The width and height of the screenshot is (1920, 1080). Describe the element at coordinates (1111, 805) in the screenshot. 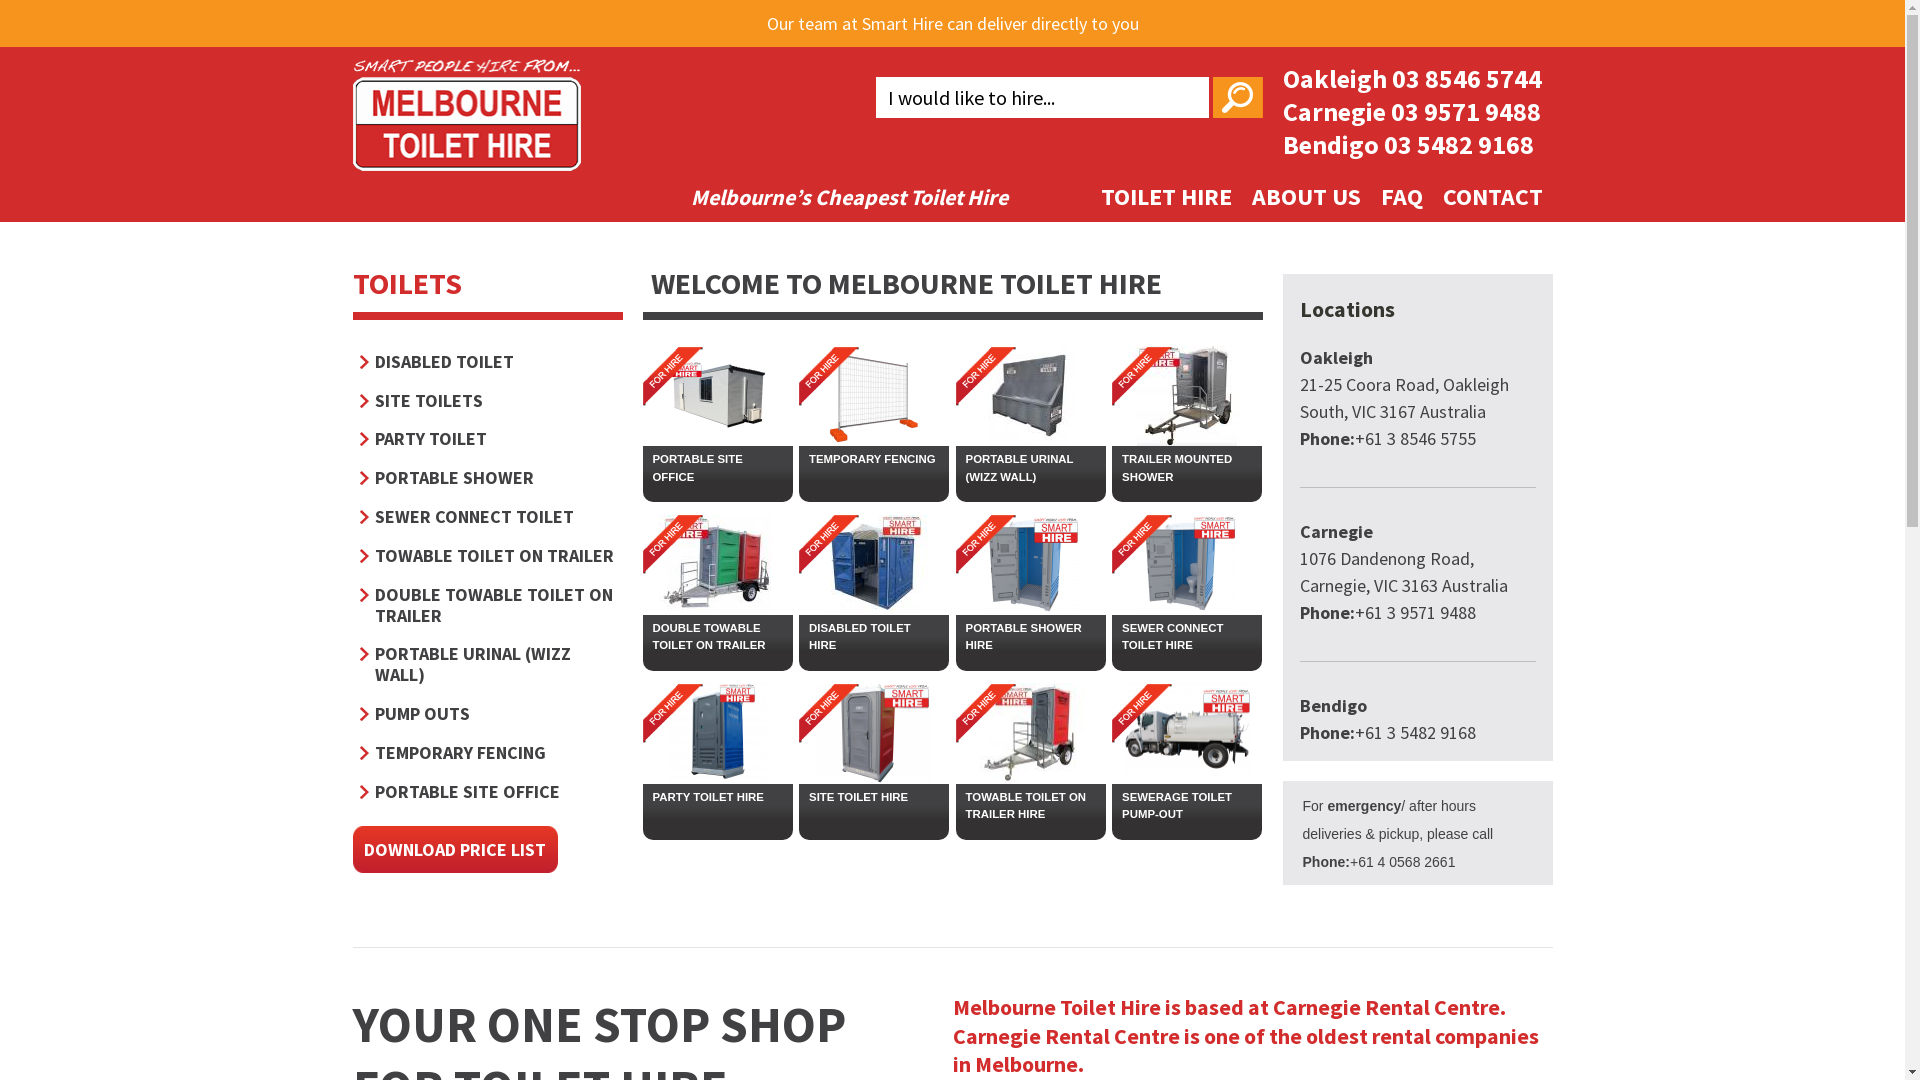

I see `'SEWERAGE TOILET PUMP-OUT'` at that location.